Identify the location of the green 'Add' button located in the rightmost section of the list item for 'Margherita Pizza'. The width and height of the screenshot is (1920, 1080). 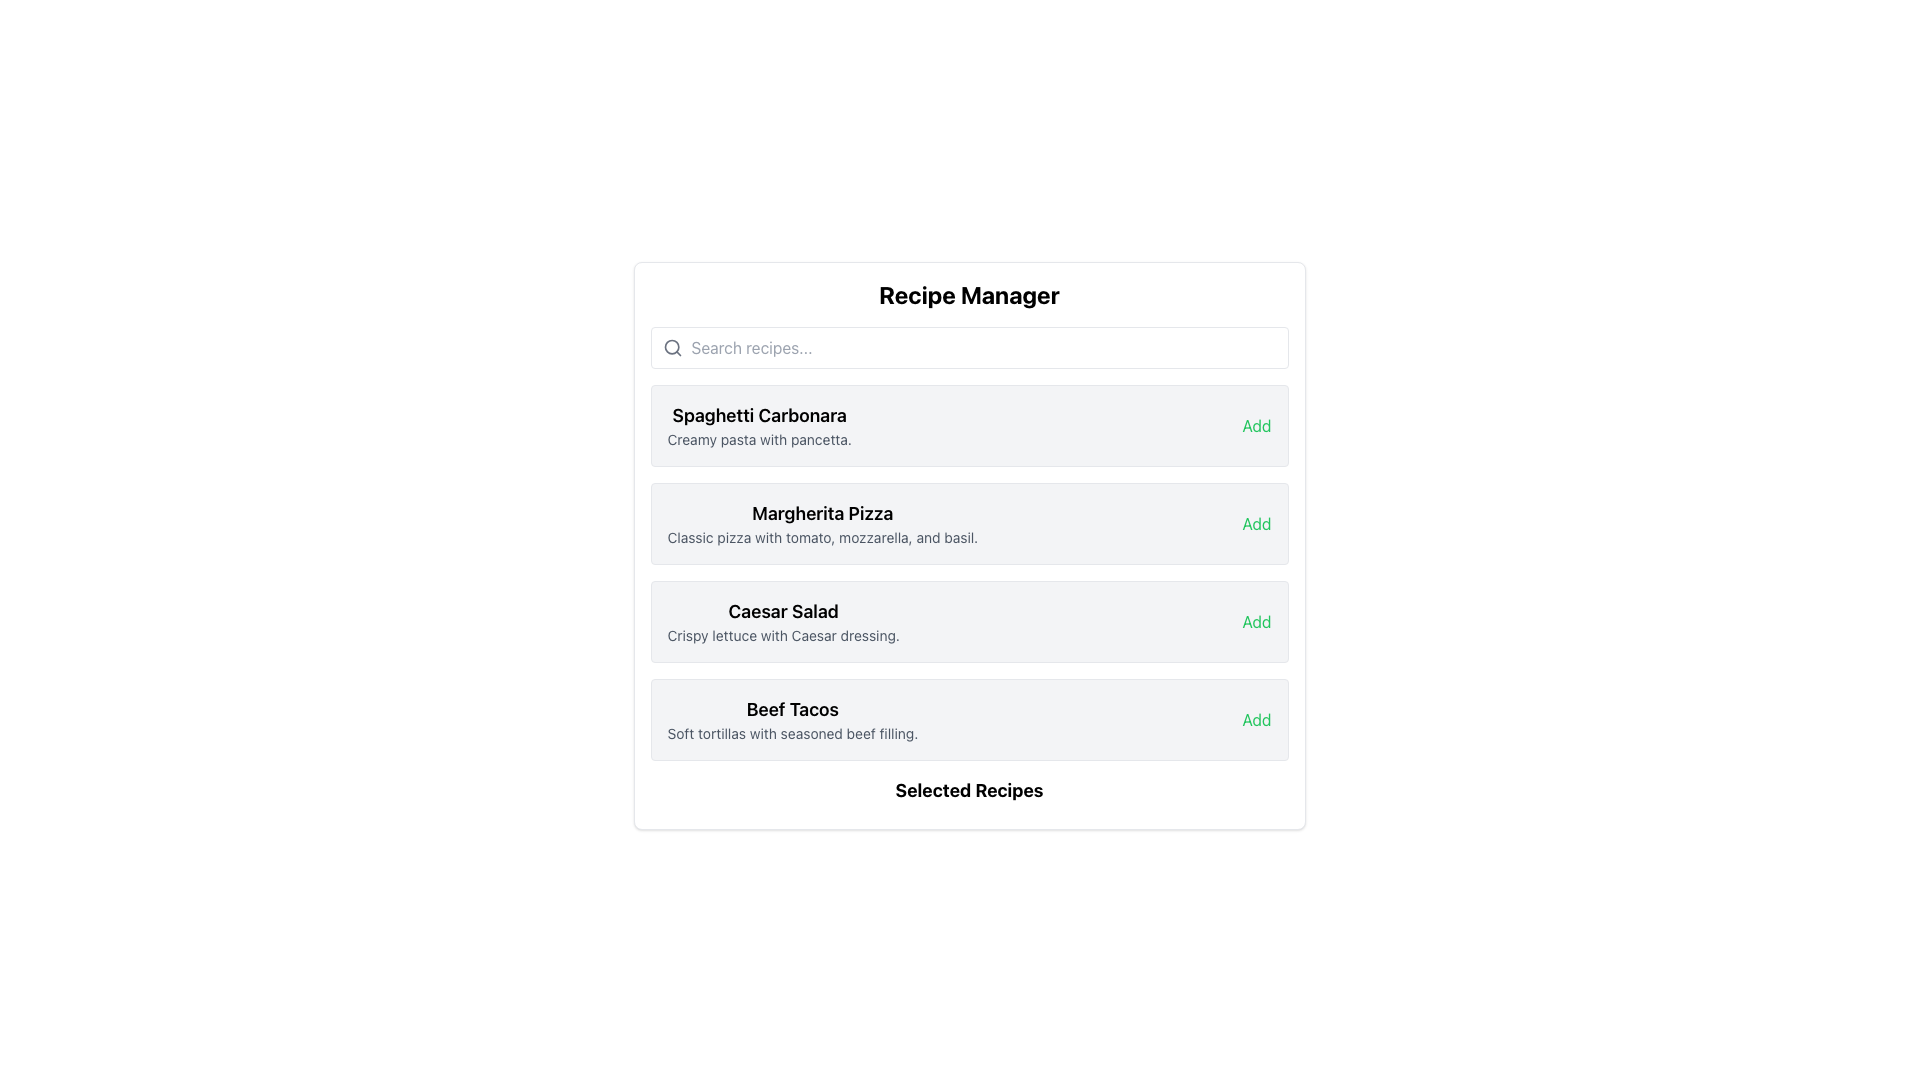
(1256, 523).